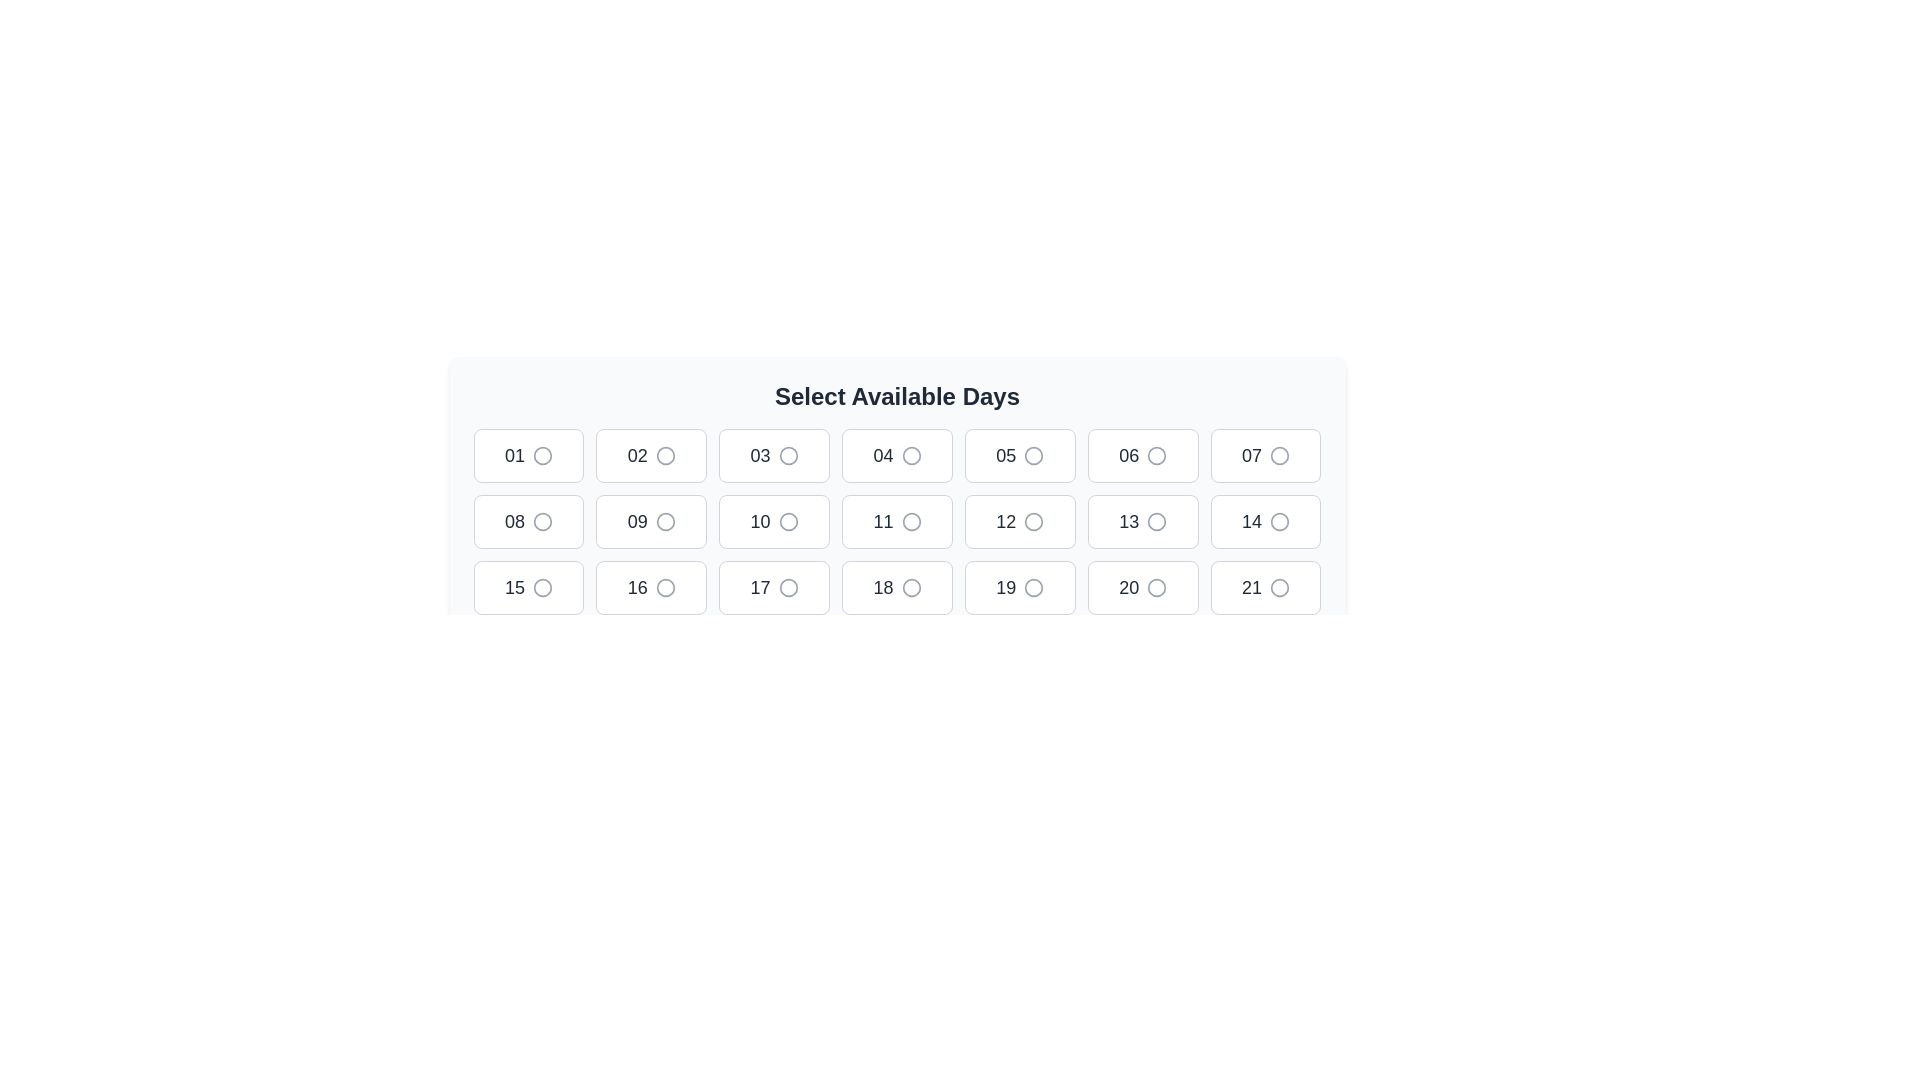 This screenshot has width=1920, height=1080. Describe the element at coordinates (1280, 455) in the screenshot. I see `the radio button corresponding to the number '07'` at that location.